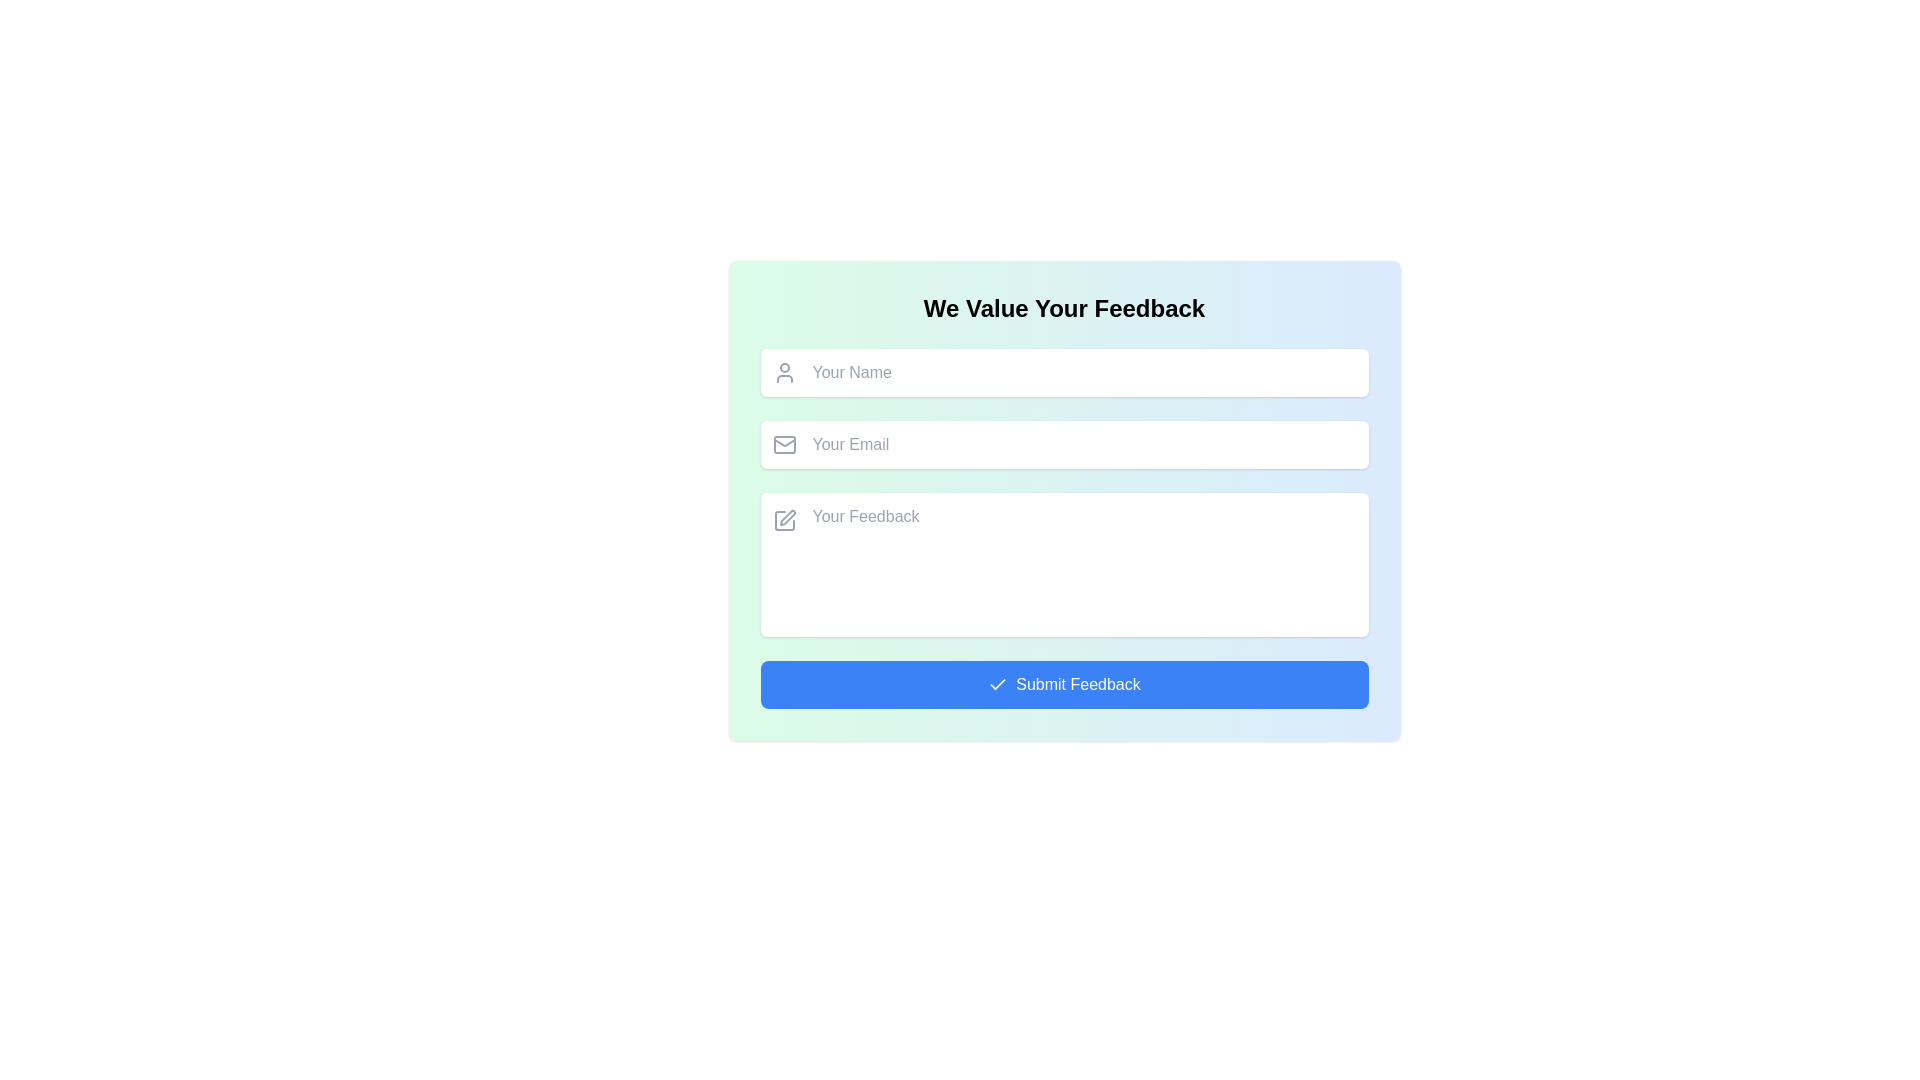 This screenshot has width=1920, height=1080. I want to click on the Textarea input box located in the center of the 'We Value Your Feedback' form, so click(1063, 500).